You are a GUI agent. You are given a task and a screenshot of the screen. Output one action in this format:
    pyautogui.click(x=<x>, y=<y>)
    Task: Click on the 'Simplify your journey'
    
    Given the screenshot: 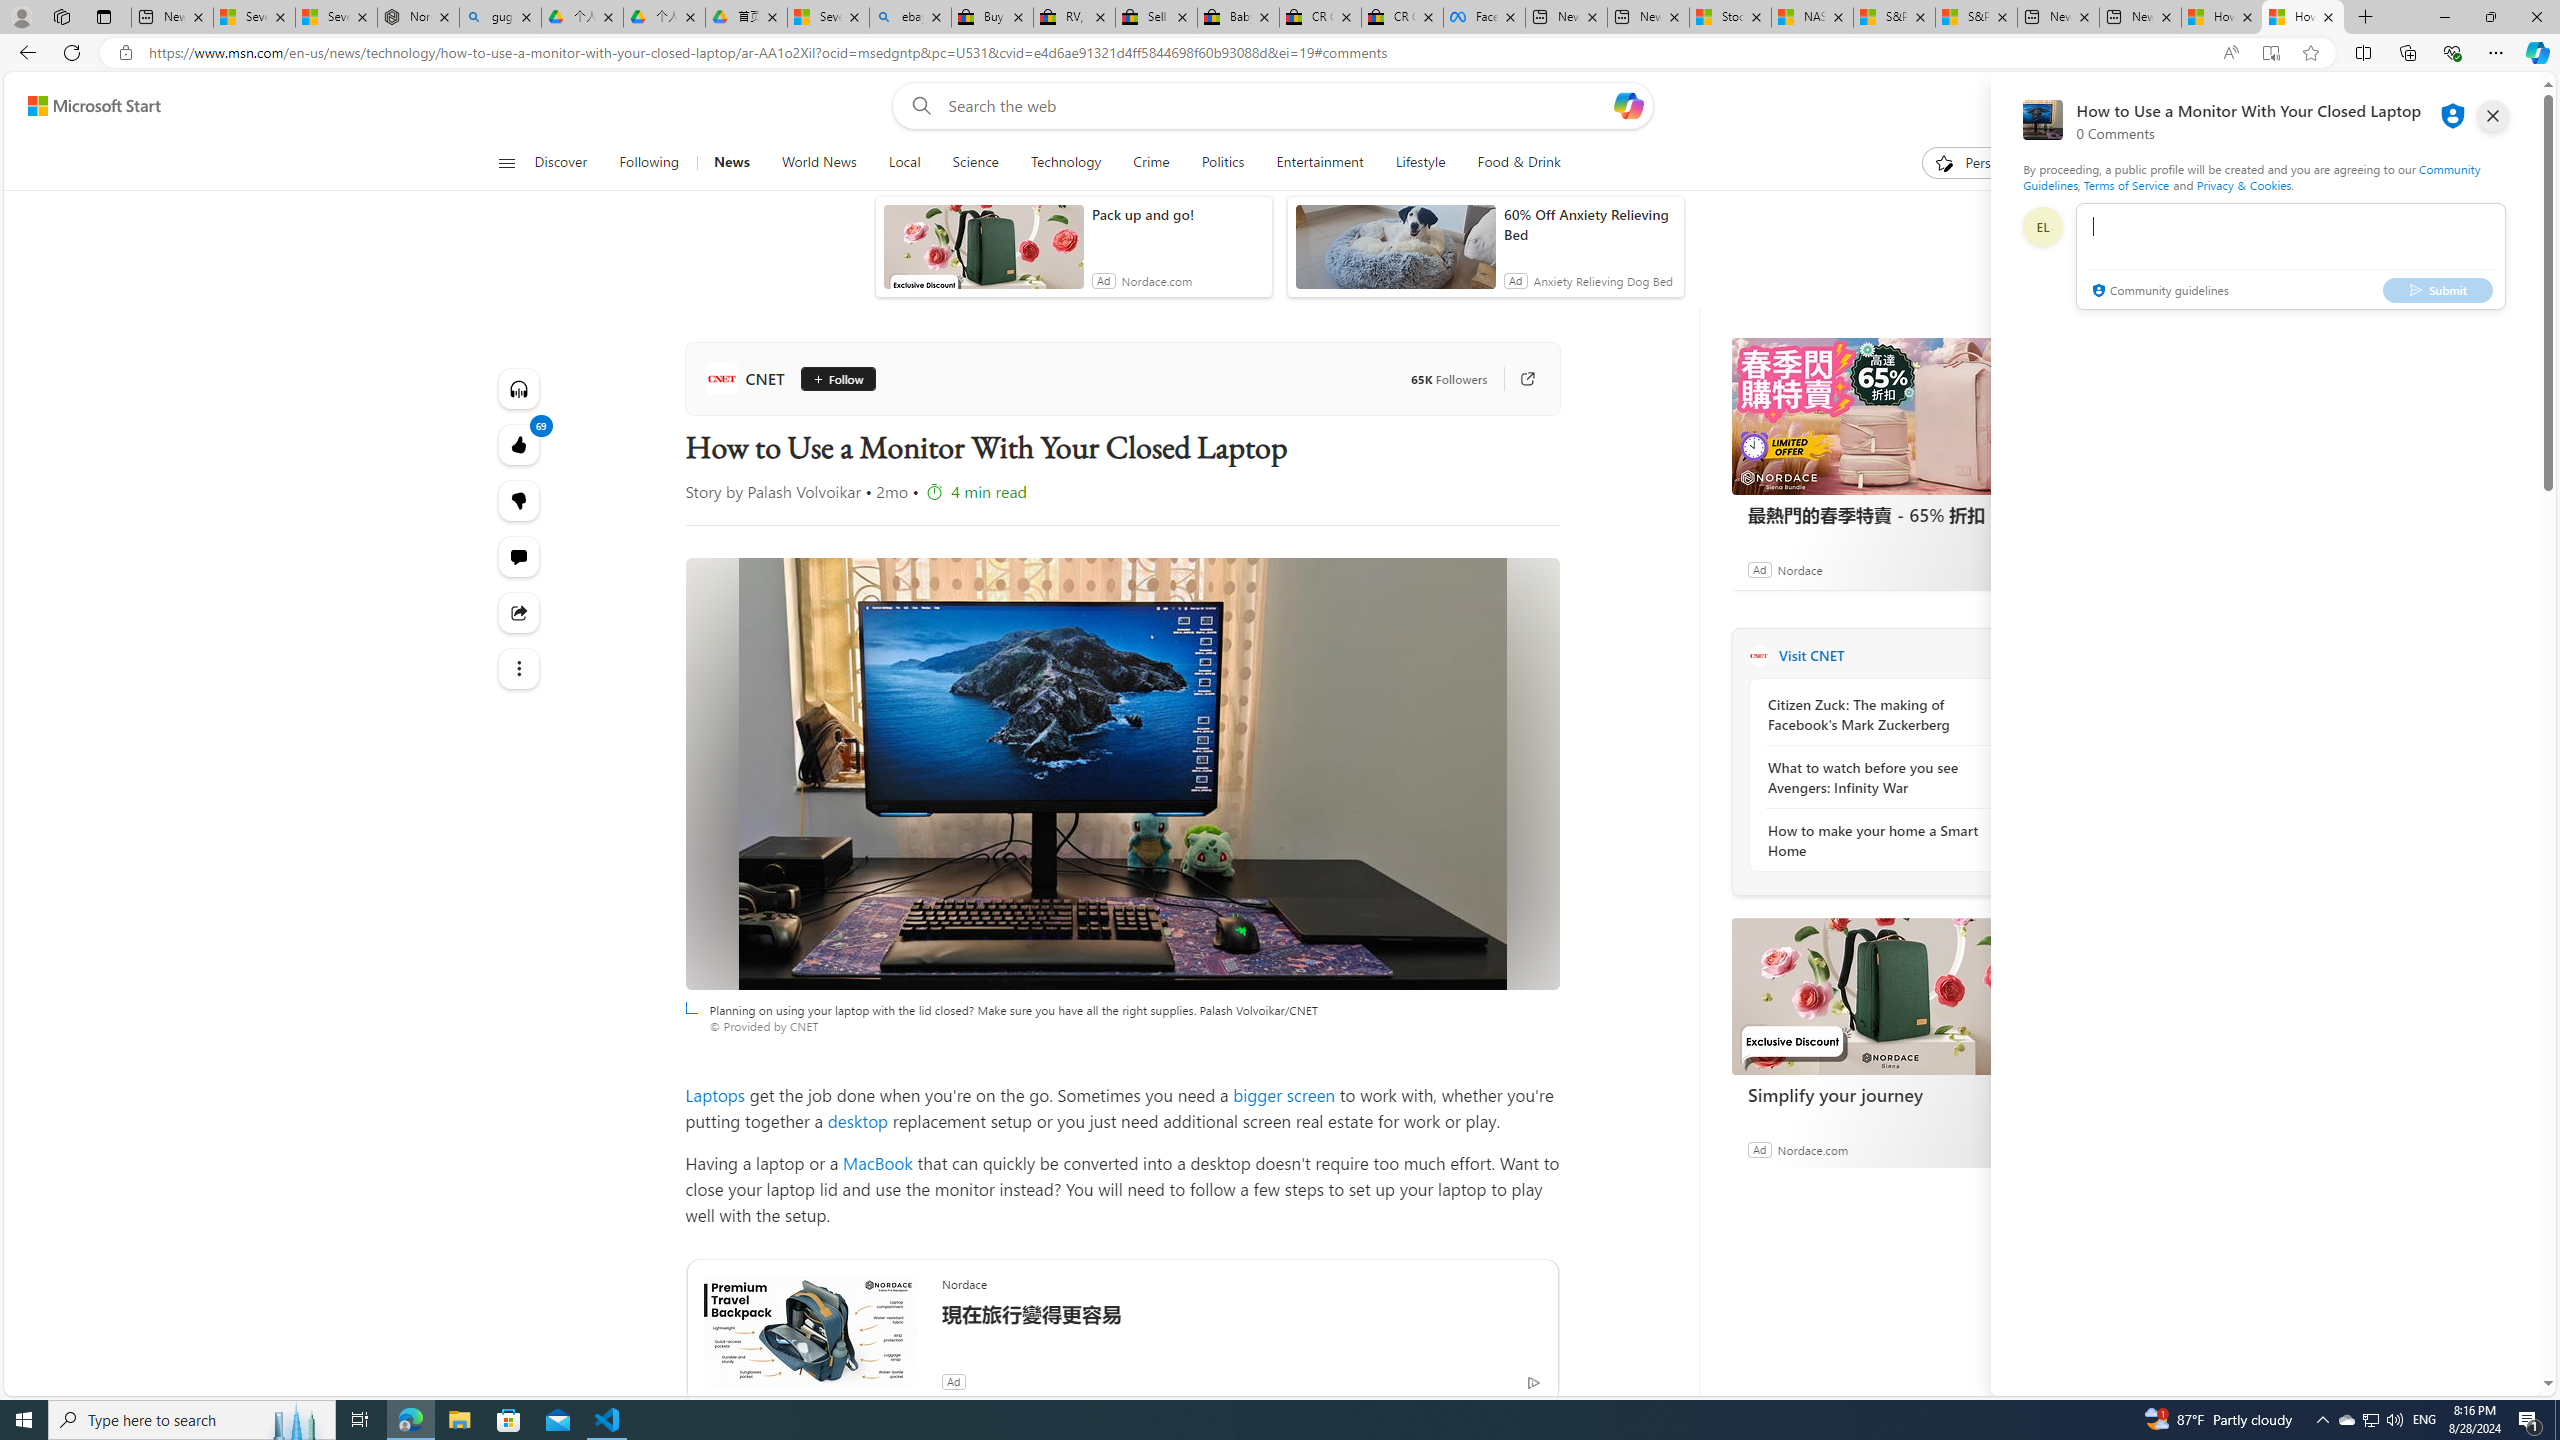 What is the action you would take?
    pyautogui.click(x=1880, y=996)
    